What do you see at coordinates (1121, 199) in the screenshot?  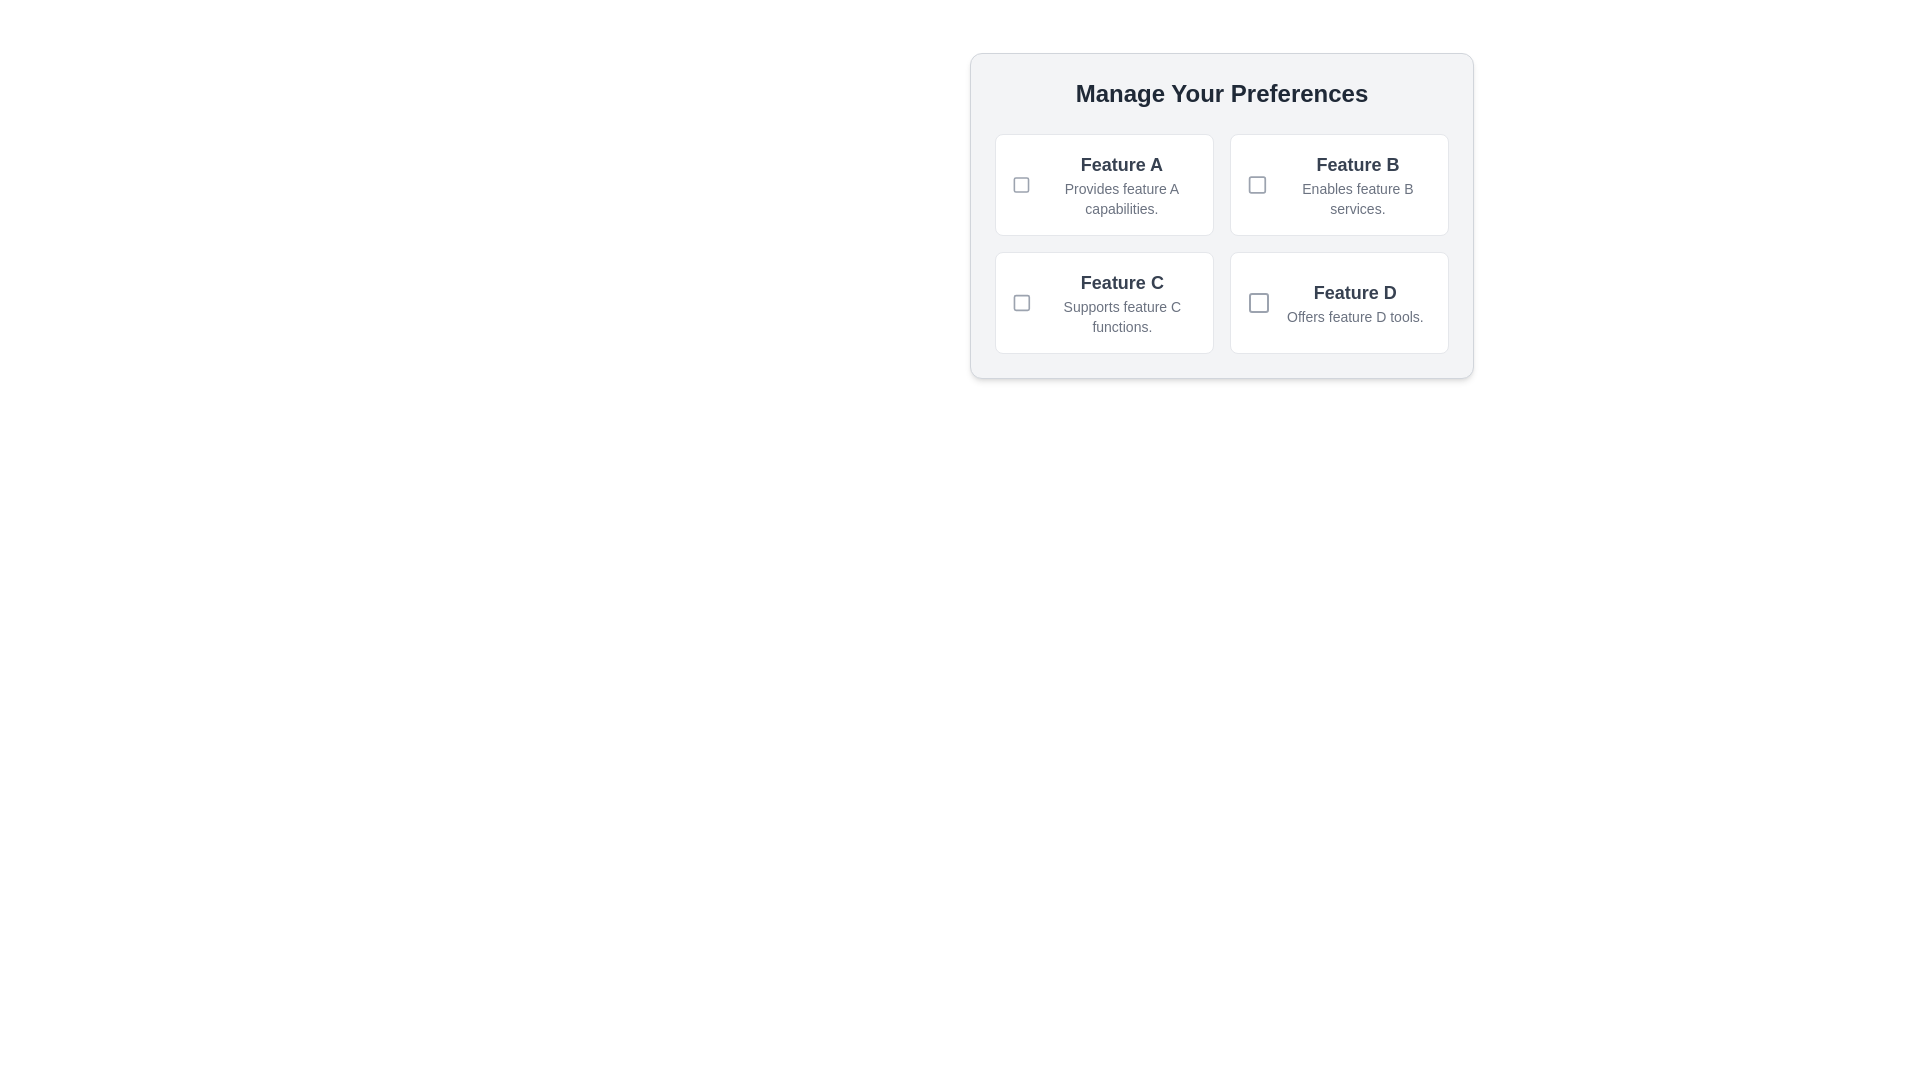 I see `the descriptive Text label that provides additional information about the selectable feature located beneath the title 'Feature A'` at bounding box center [1121, 199].